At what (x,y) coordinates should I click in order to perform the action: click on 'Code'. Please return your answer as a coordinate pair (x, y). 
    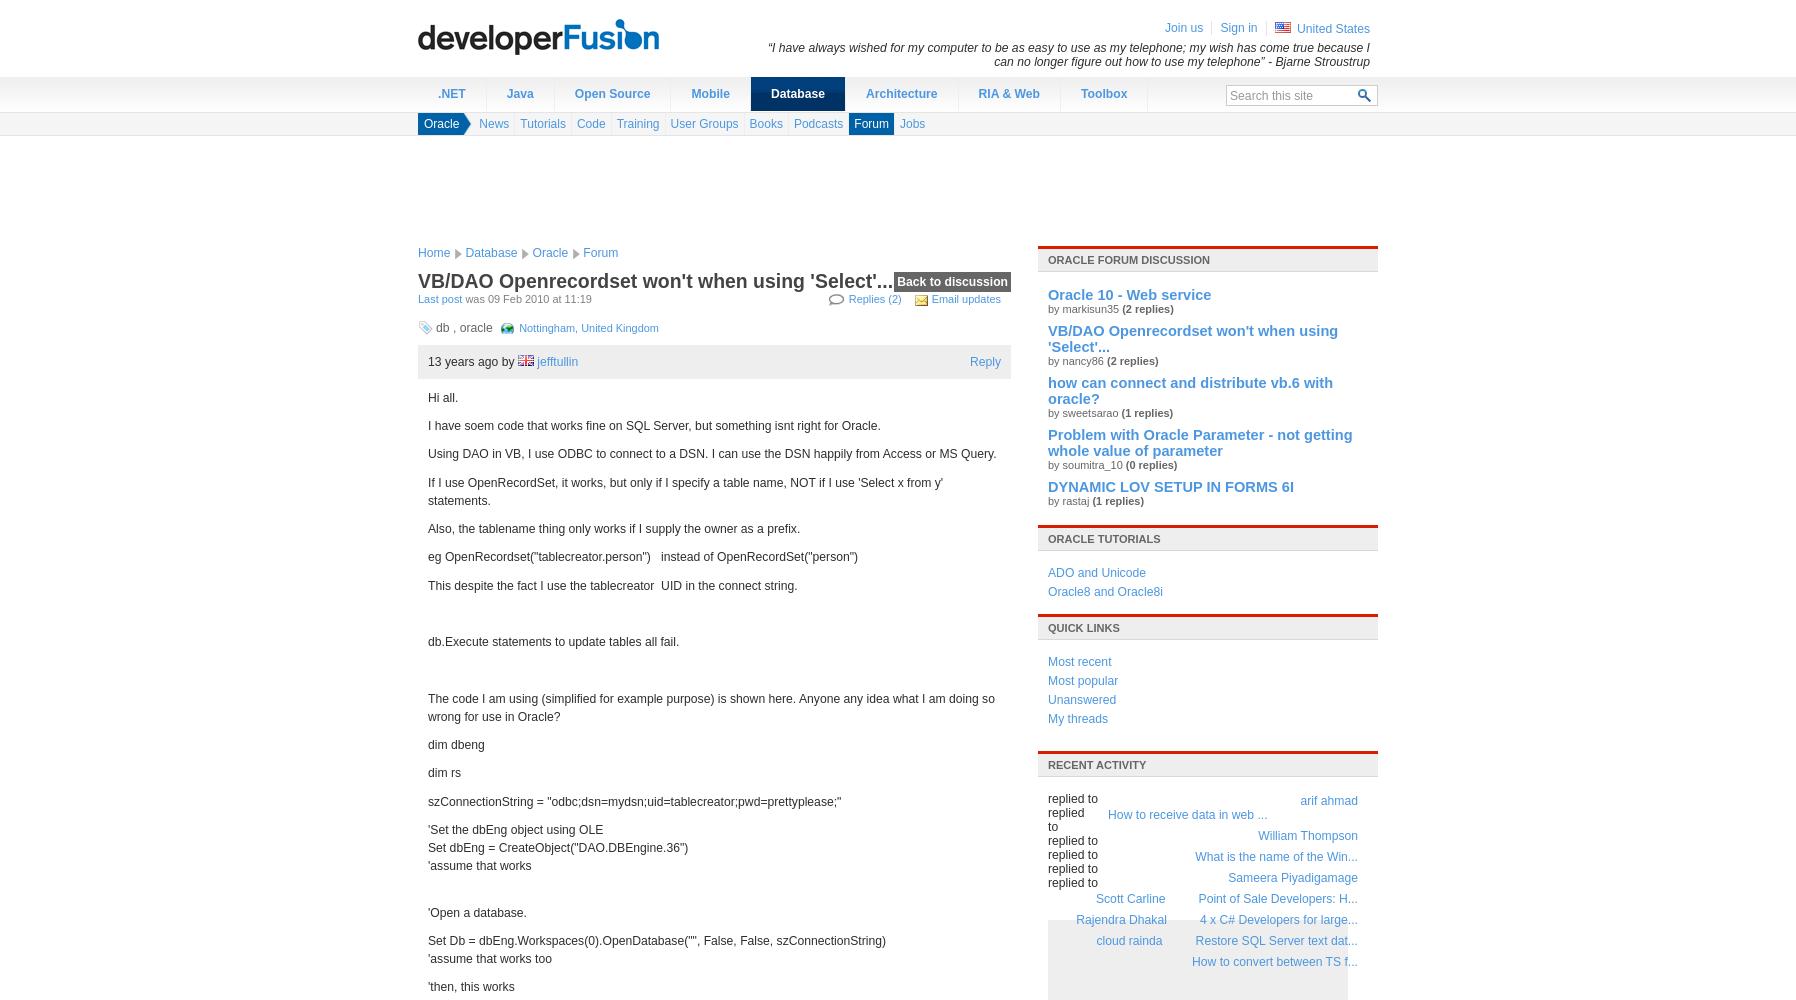
    Looking at the image, I should click on (589, 123).